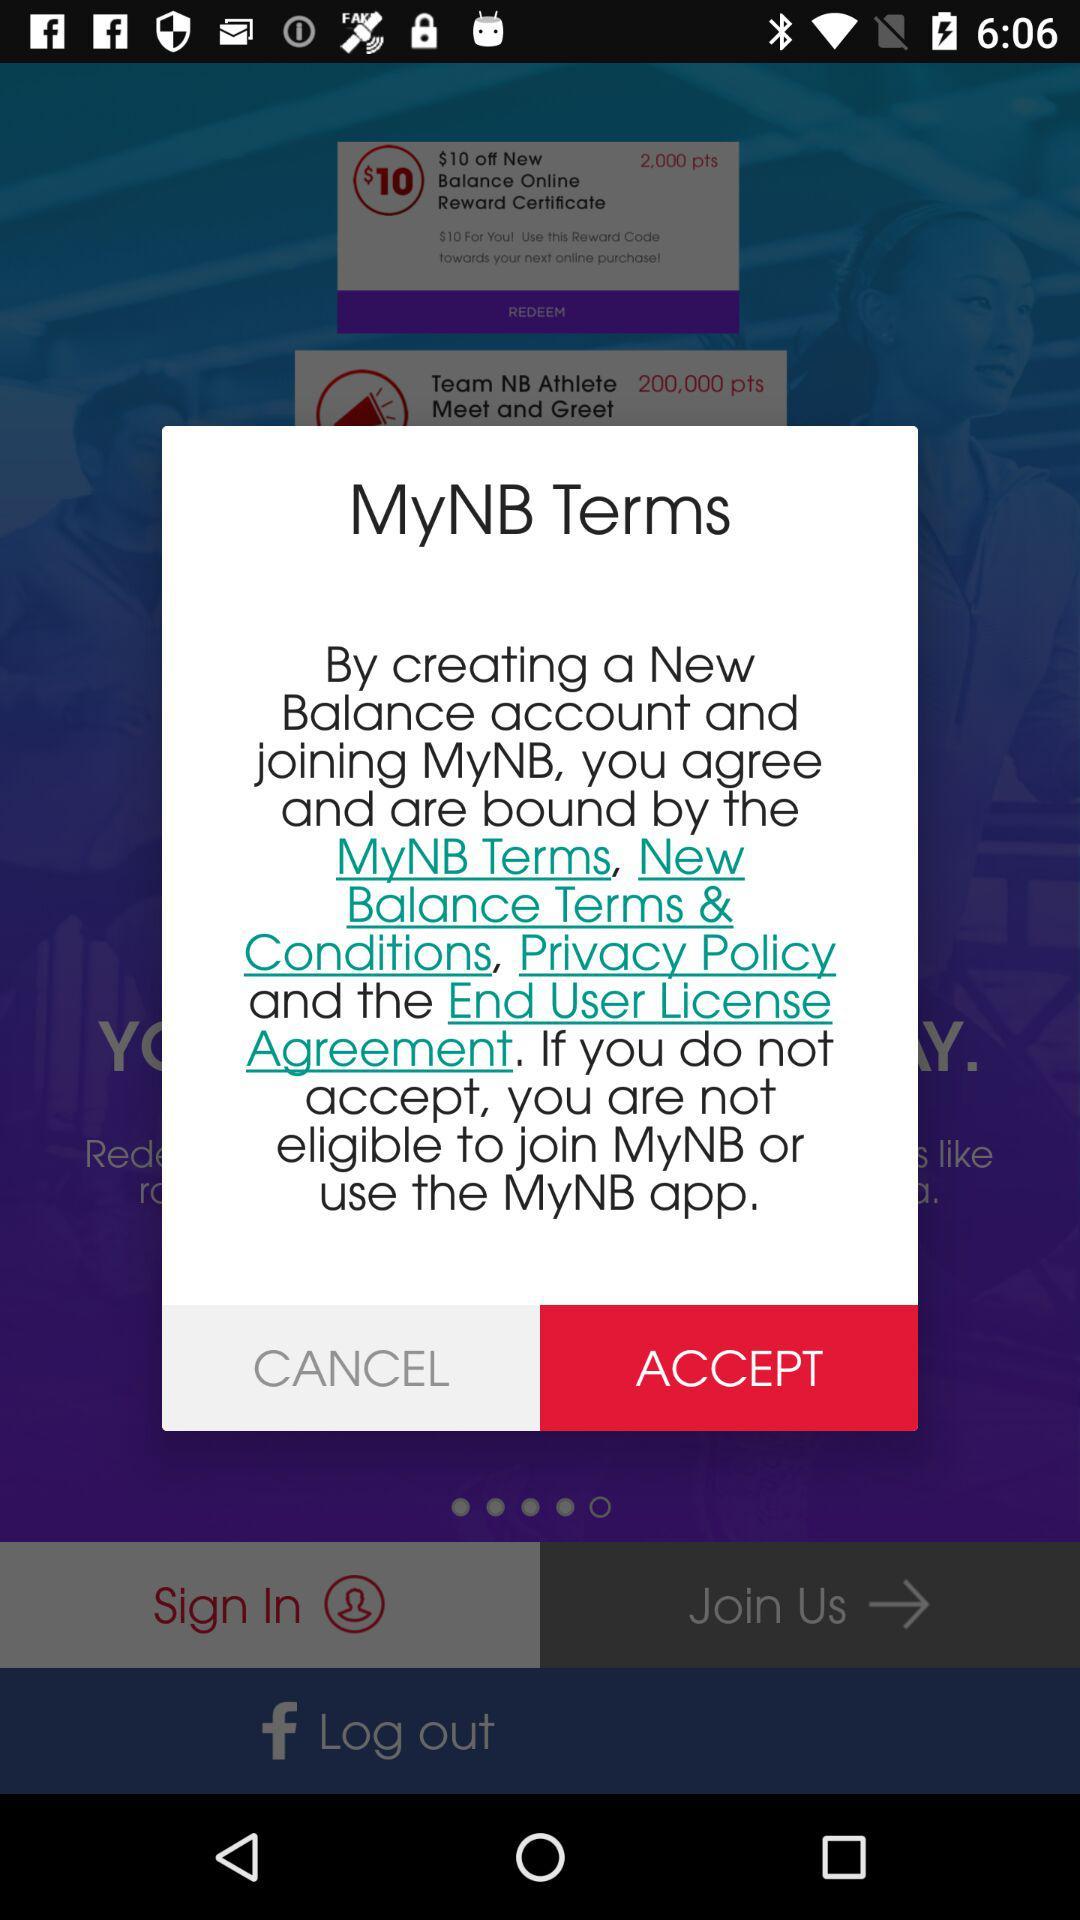 The image size is (1080, 1920). I want to click on the item at the center, so click(540, 926).